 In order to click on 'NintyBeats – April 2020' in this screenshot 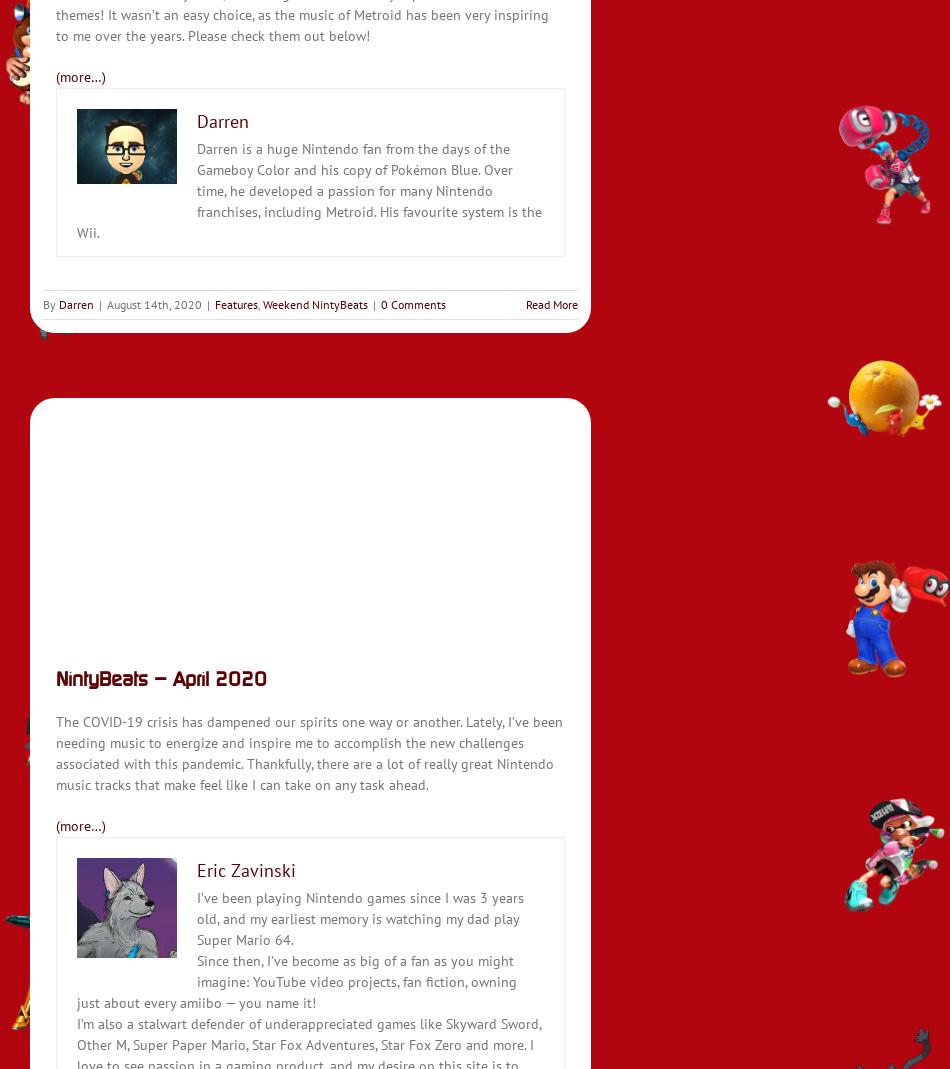, I will do `click(161, 676)`.